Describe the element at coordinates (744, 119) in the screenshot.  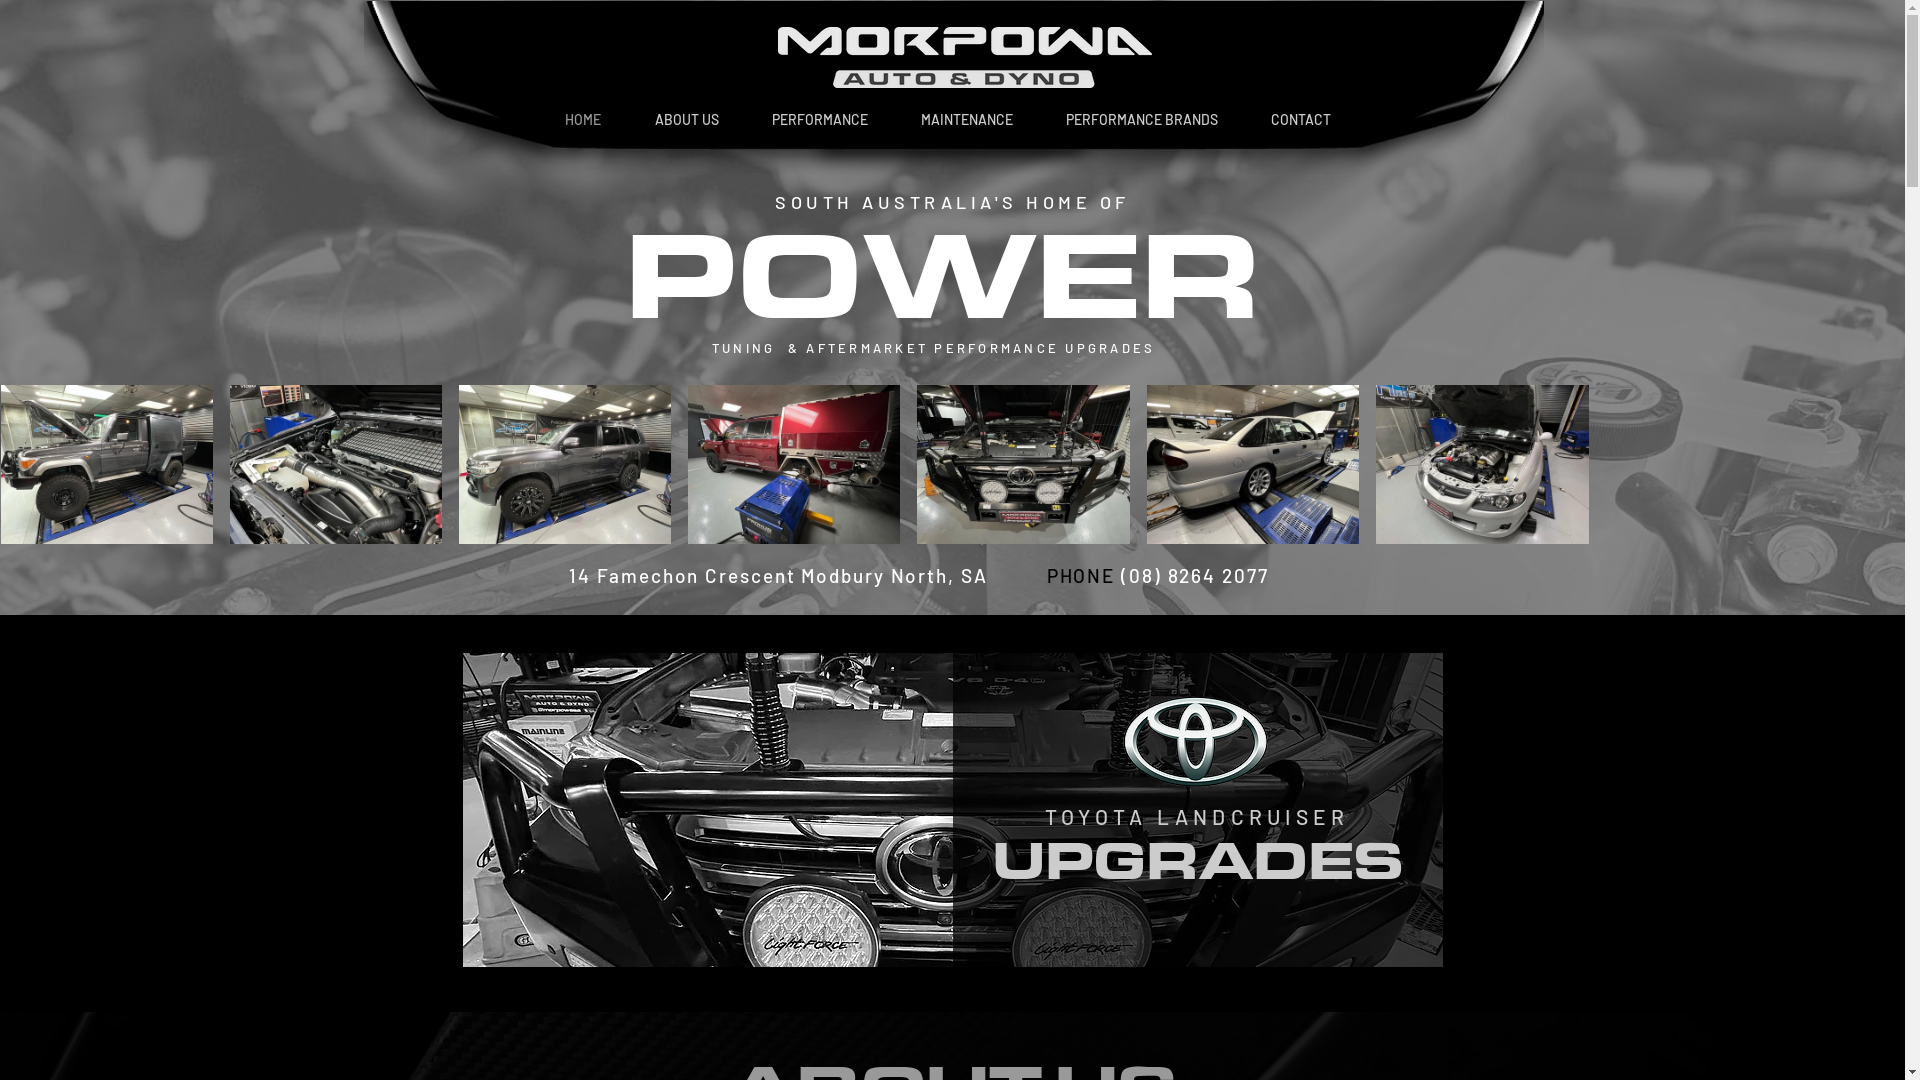
I see `'PERFORMANCE'` at that location.